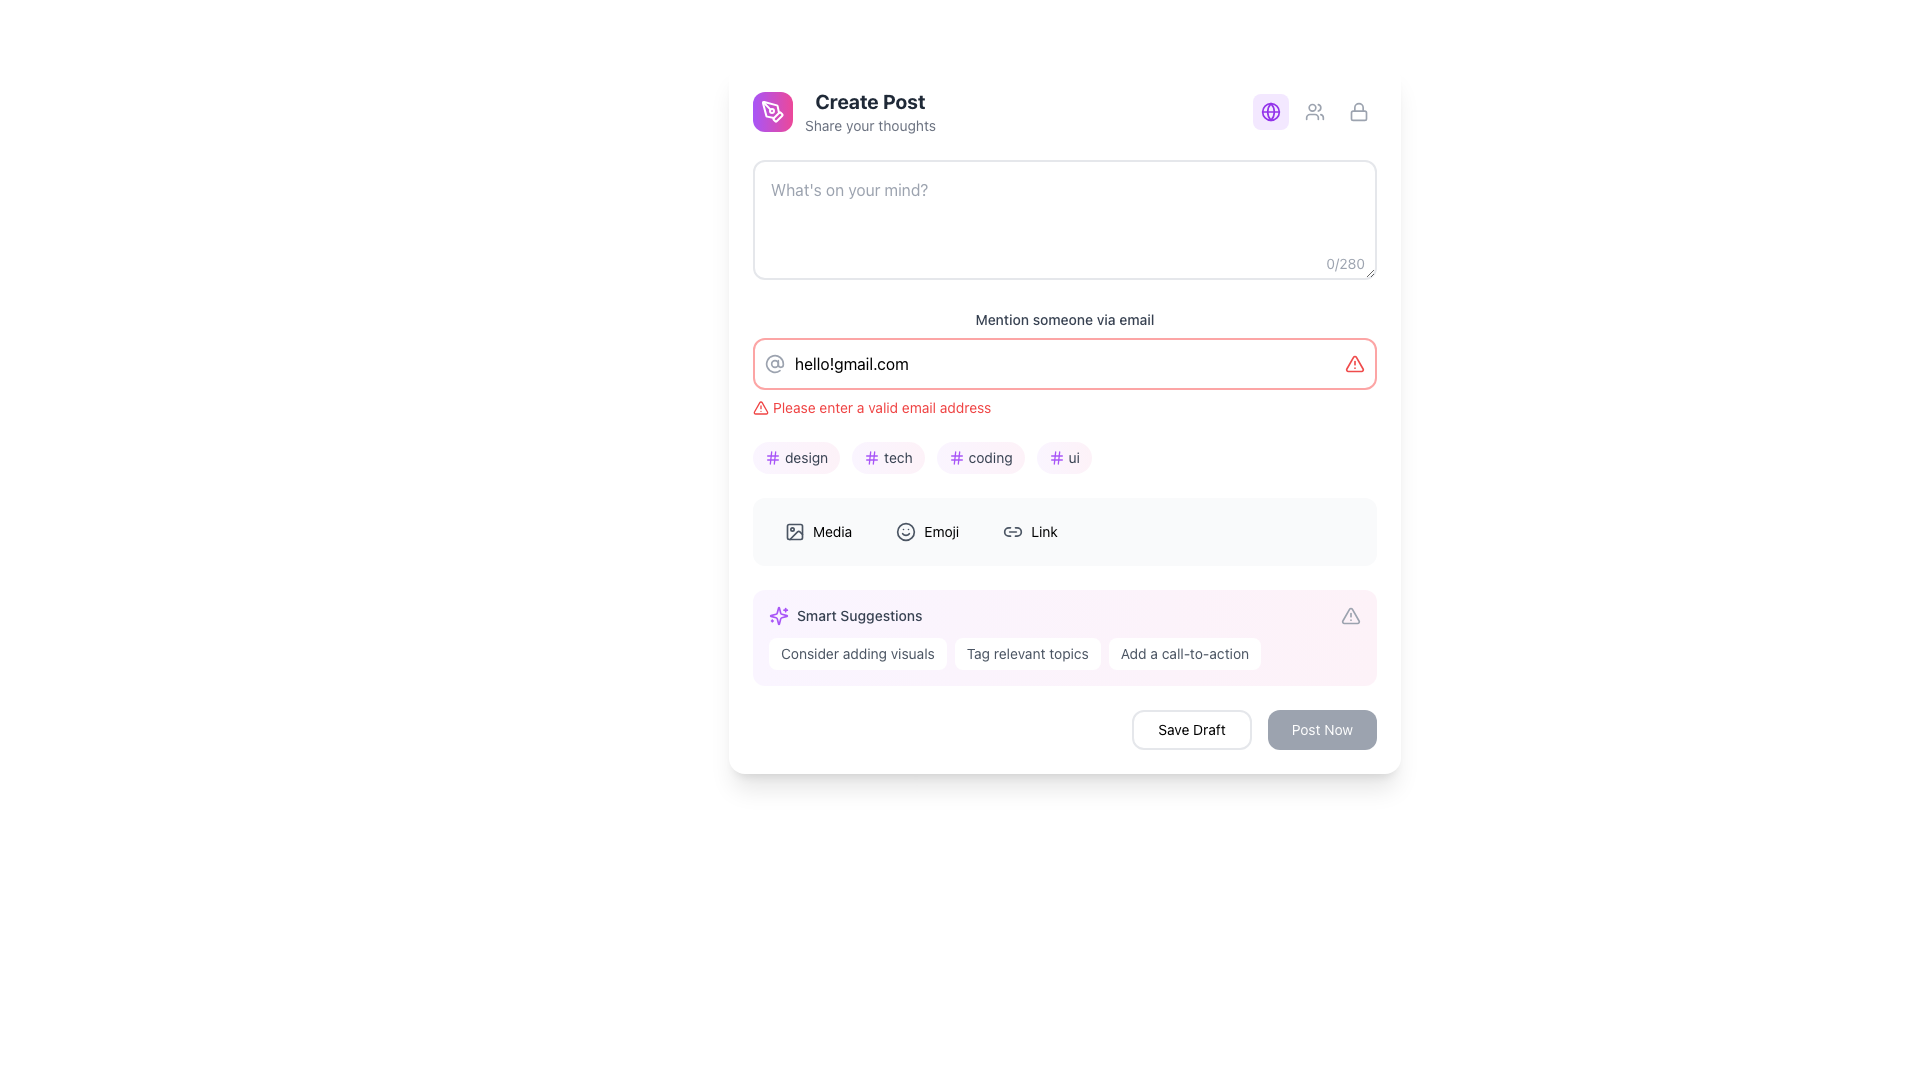  I want to click on the first button labeled 'design', so click(795, 458).